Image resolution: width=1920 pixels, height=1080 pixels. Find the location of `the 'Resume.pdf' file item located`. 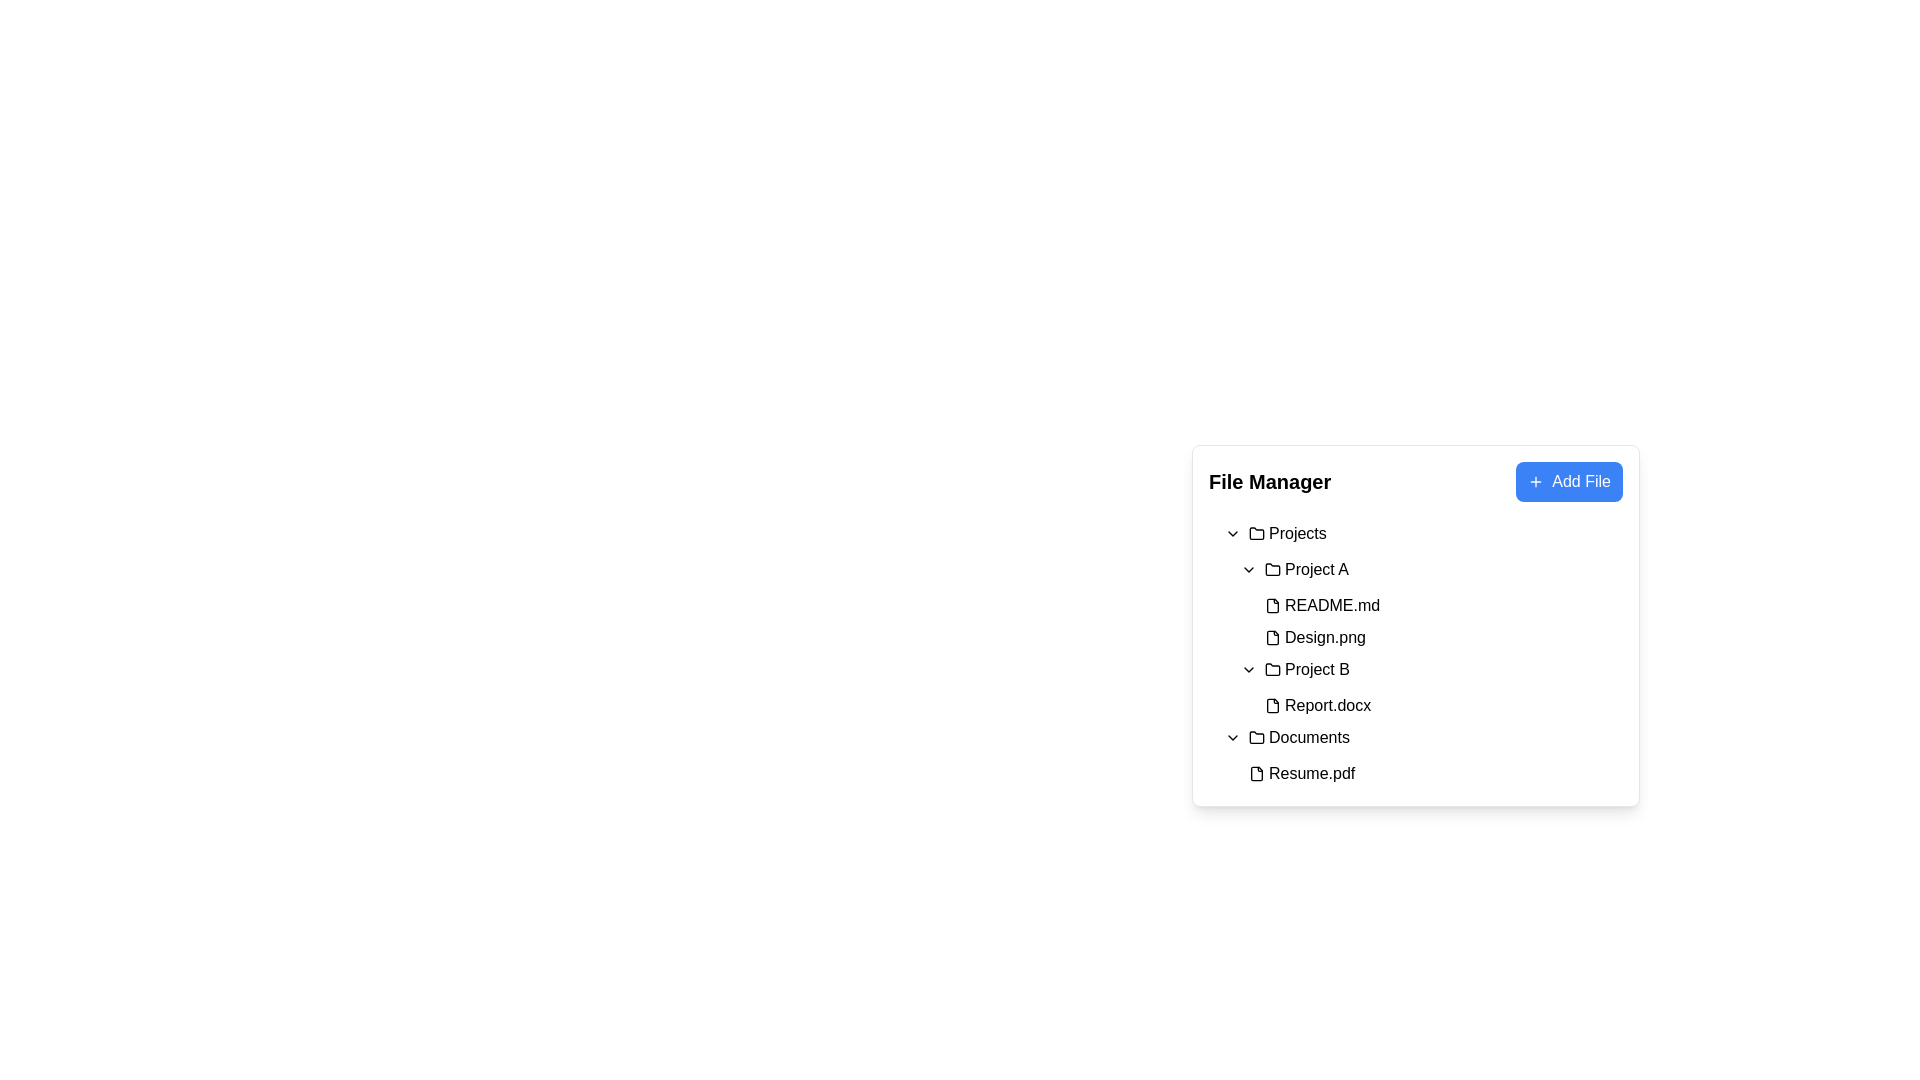

the 'Resume.pdf' file item located is located at coordinates (1301, 773).